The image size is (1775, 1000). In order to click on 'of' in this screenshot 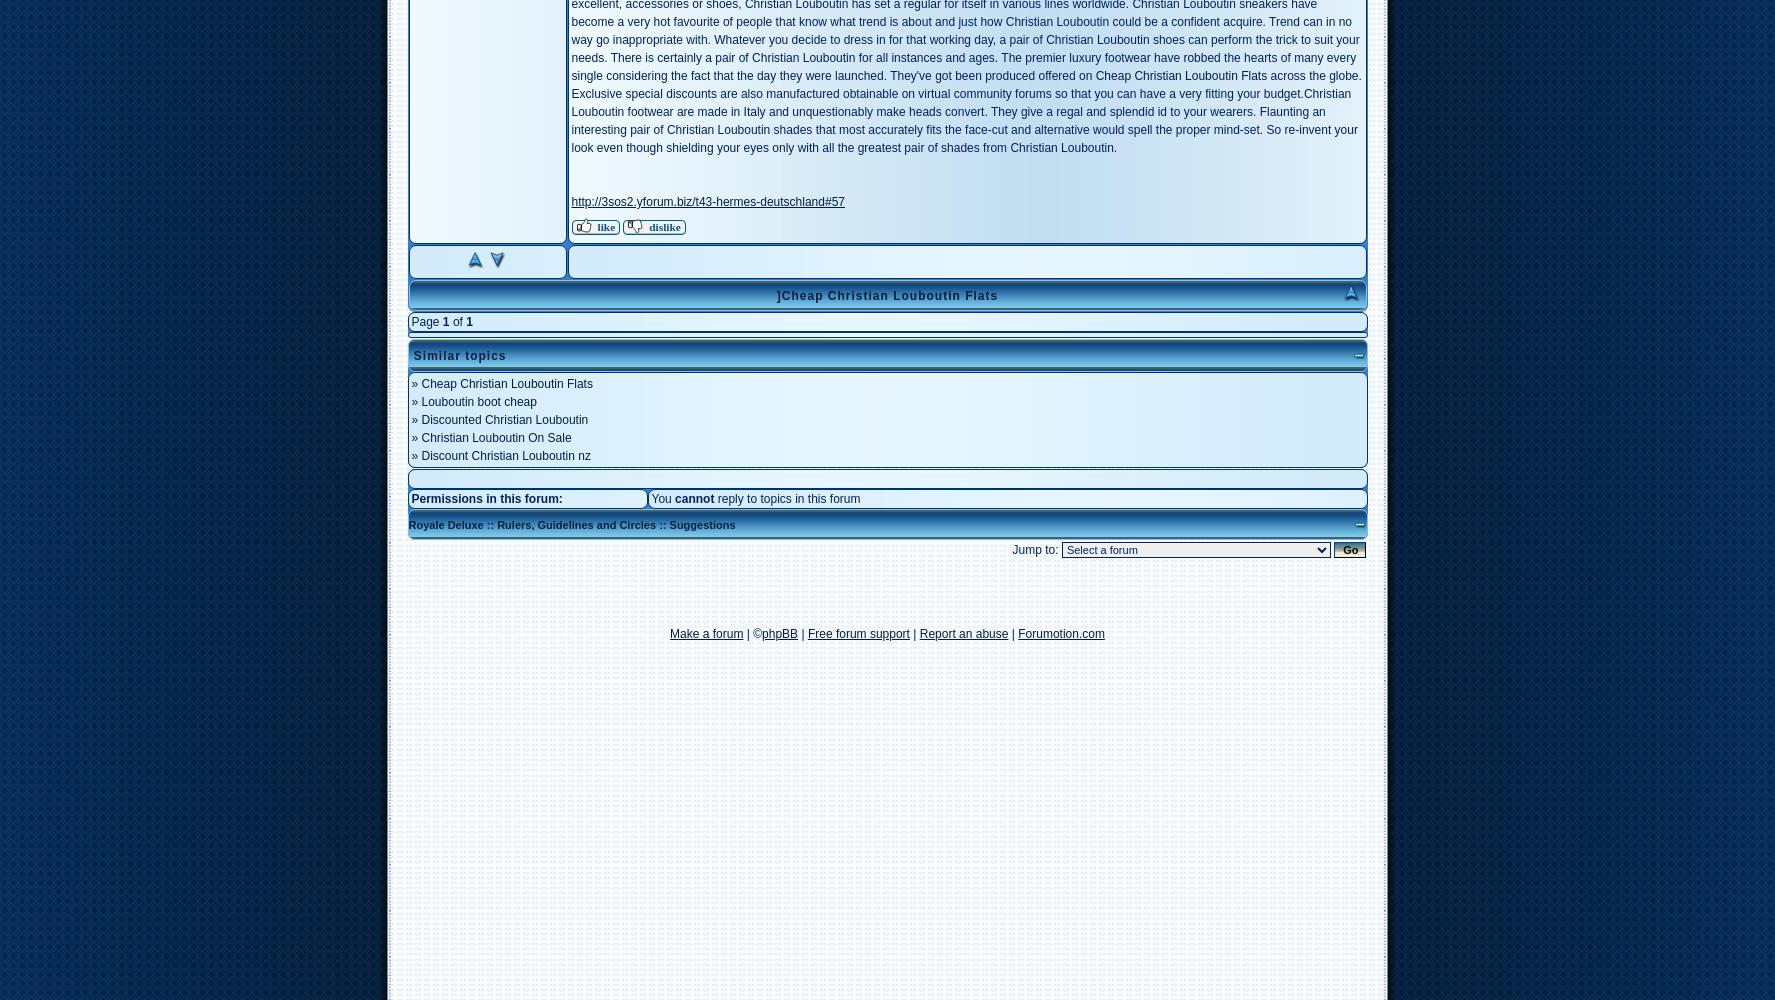, I will do `click(457, 321)`.